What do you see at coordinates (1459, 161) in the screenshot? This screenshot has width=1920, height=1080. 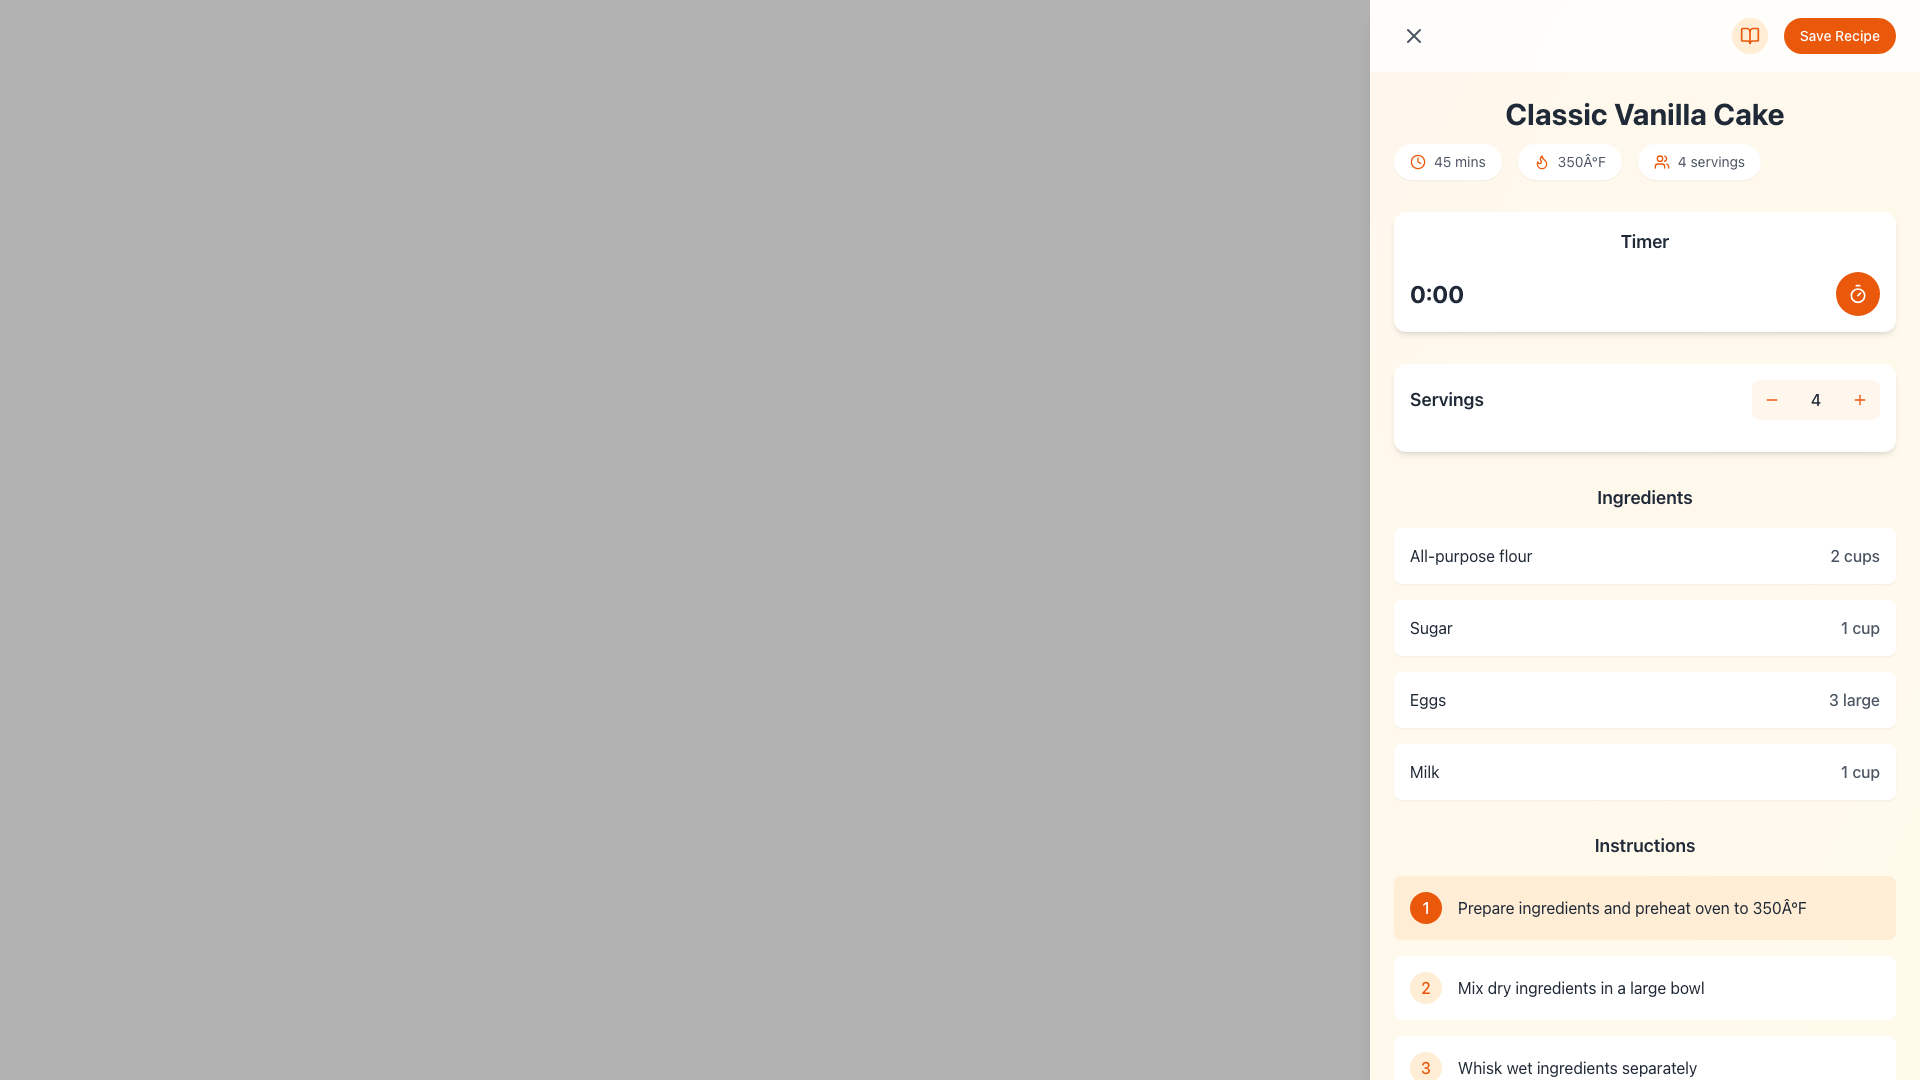 I see `displayed text from the Text Label indicating the preparation or cooking duration for the 'Classic Vanilla Cake', located next to the clock icon` at bounding box center [1459, 161].